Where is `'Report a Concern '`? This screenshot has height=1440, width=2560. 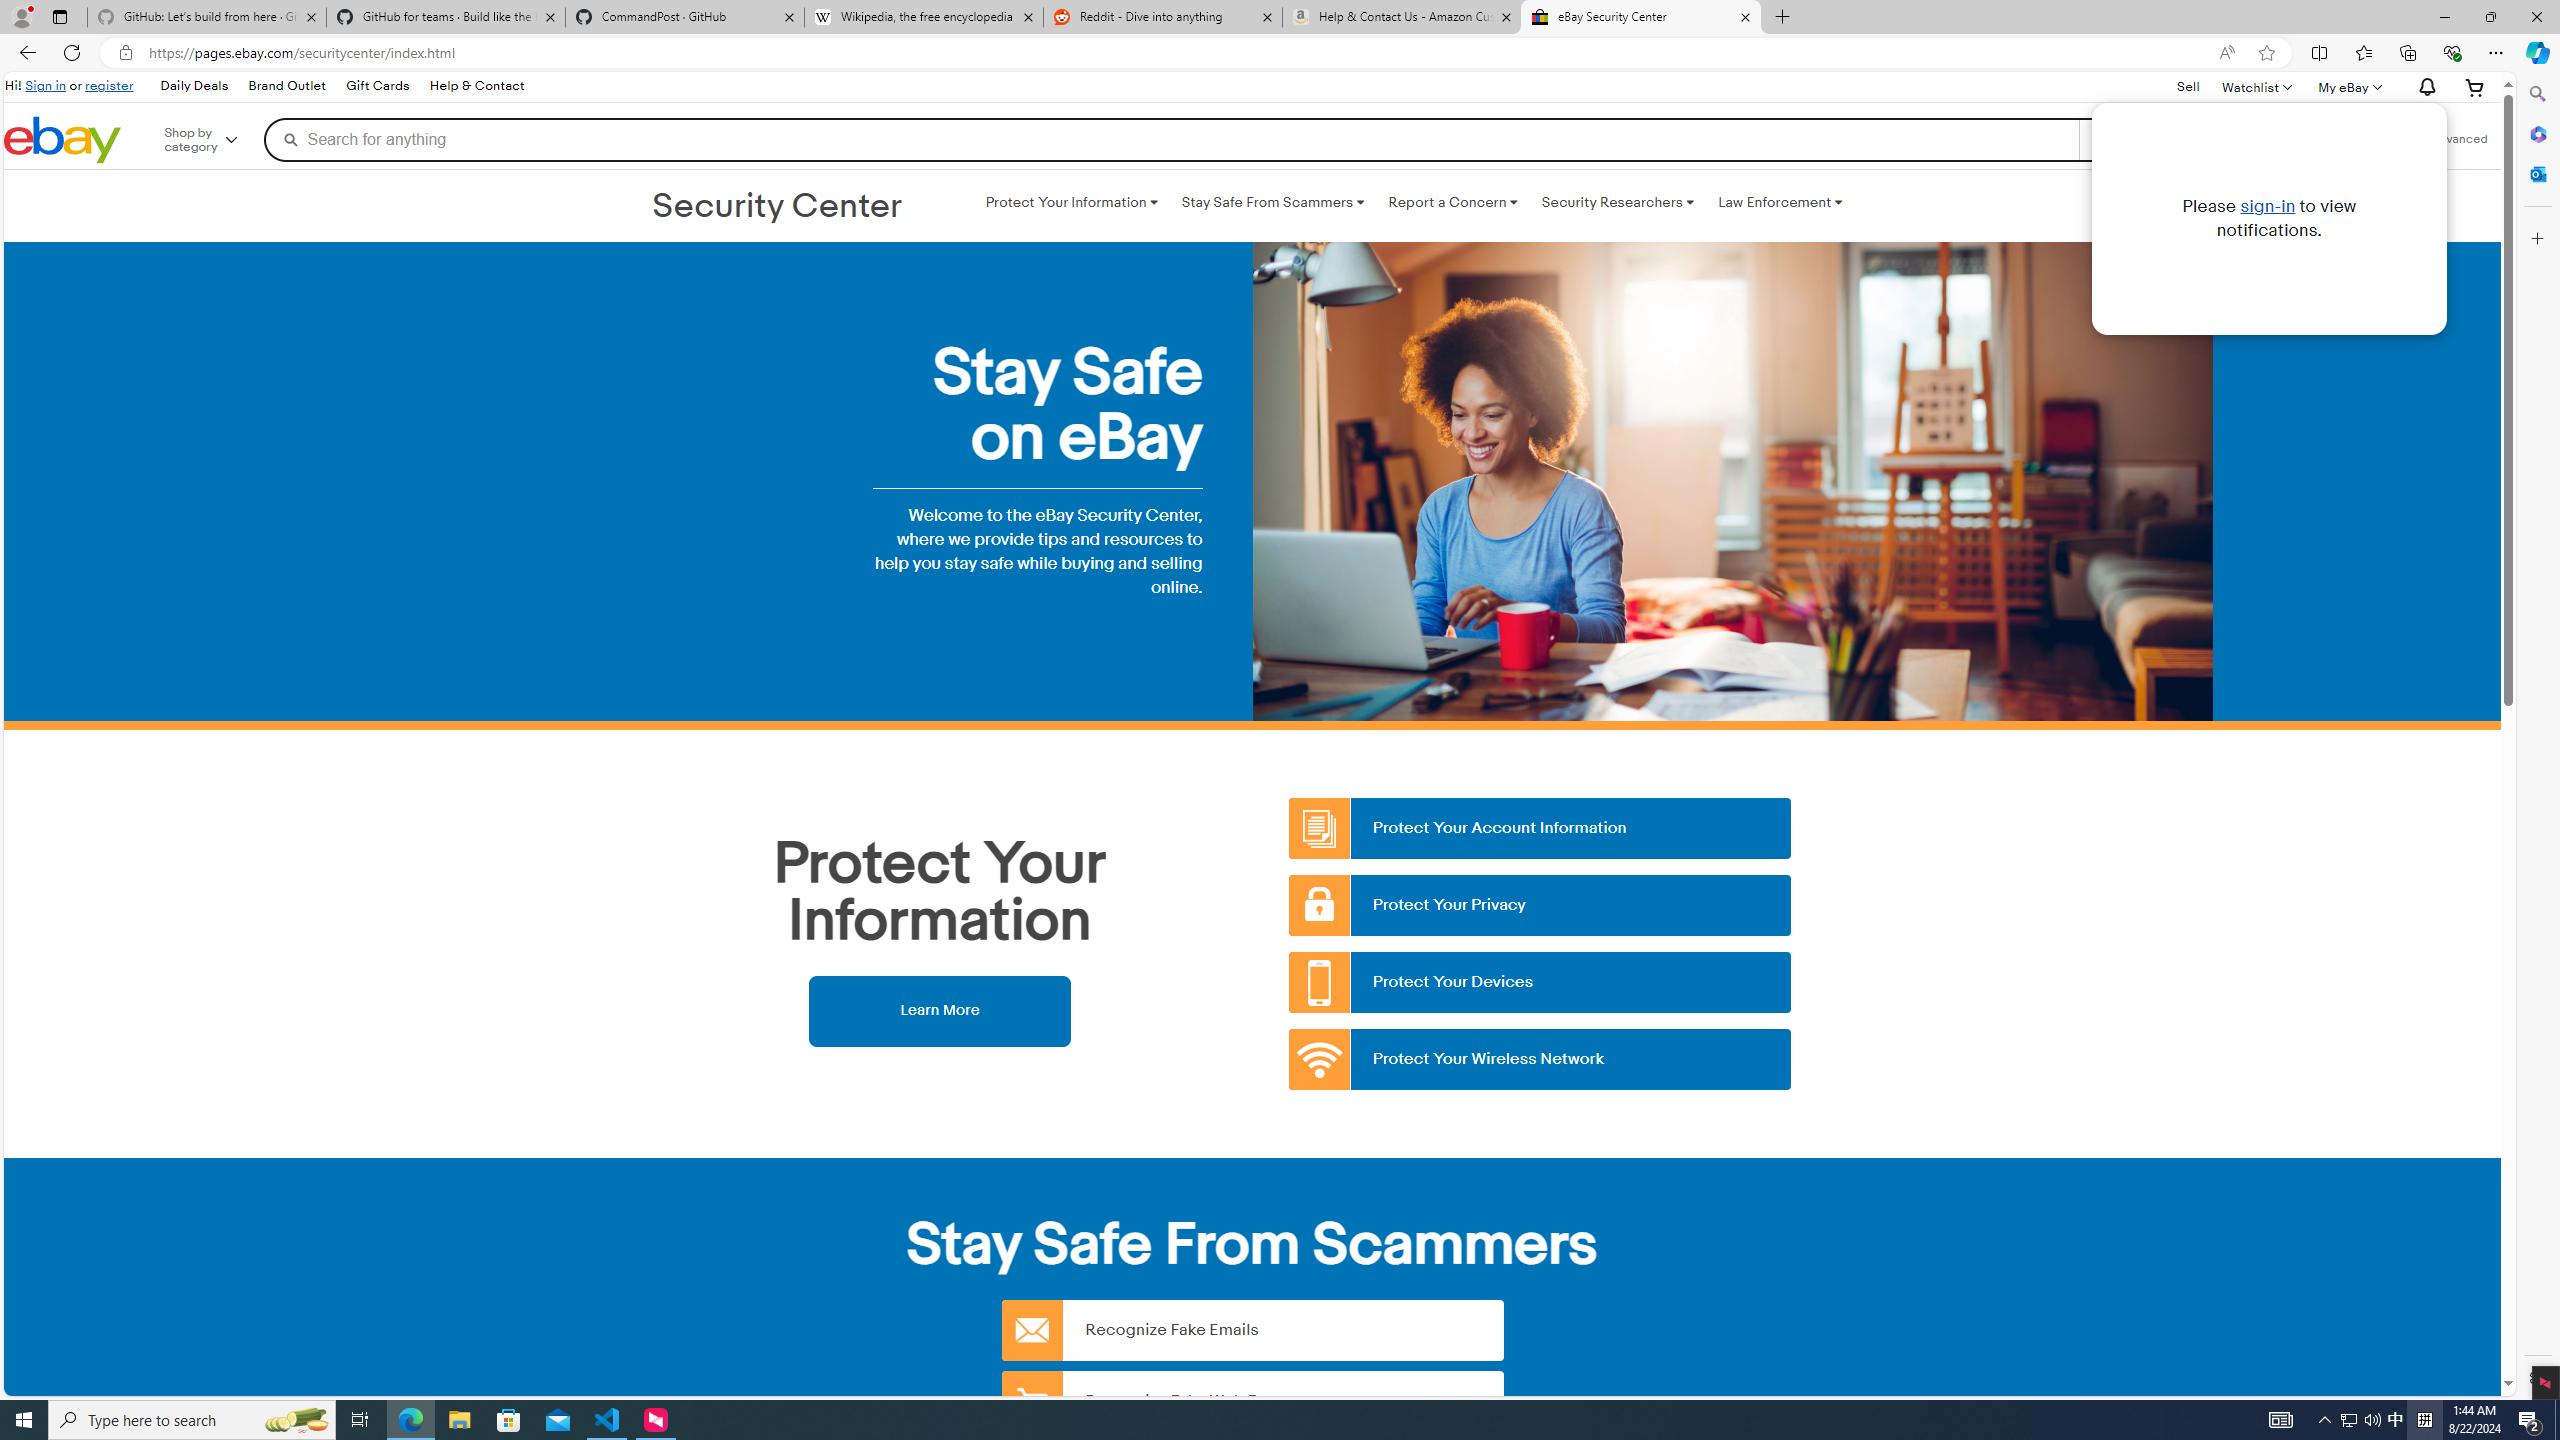 'Report a Concern ' is located at coordinates (1451, 202).